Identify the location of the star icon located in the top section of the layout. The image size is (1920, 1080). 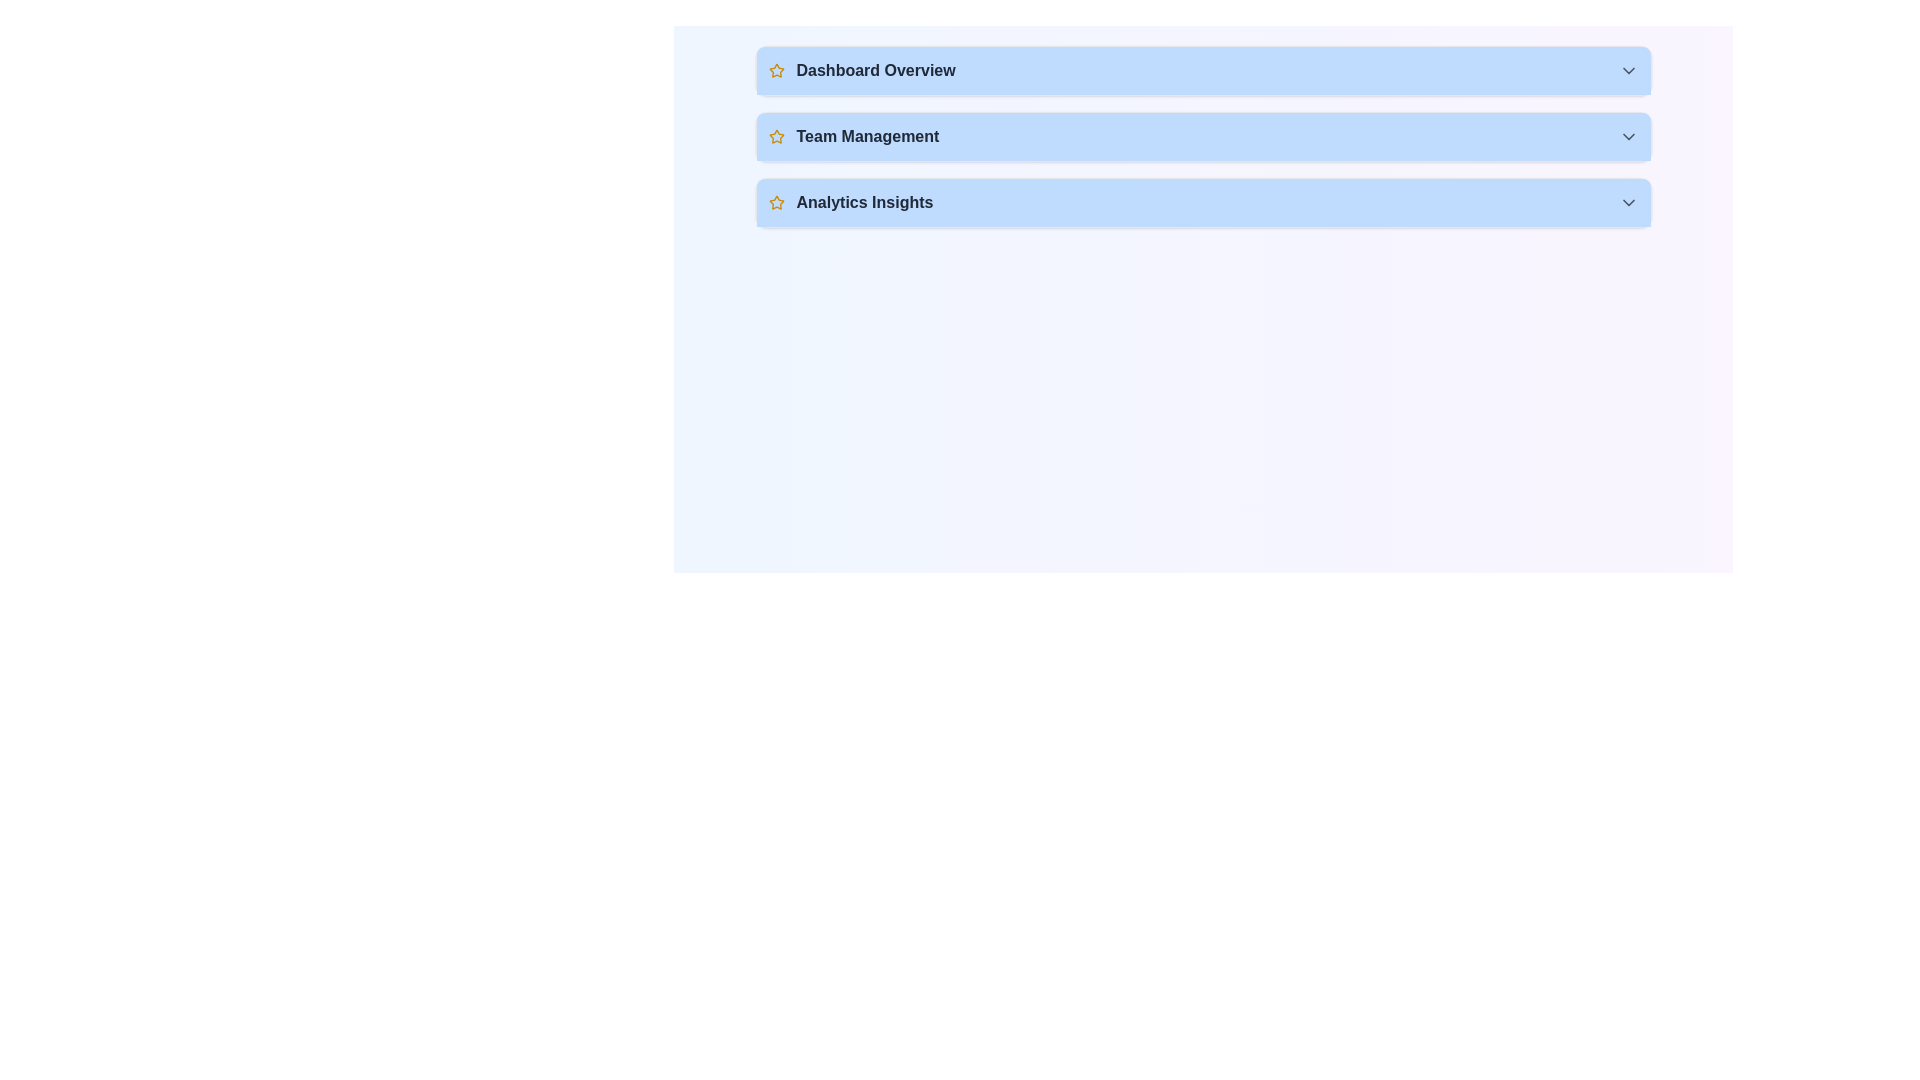
(775, 135).